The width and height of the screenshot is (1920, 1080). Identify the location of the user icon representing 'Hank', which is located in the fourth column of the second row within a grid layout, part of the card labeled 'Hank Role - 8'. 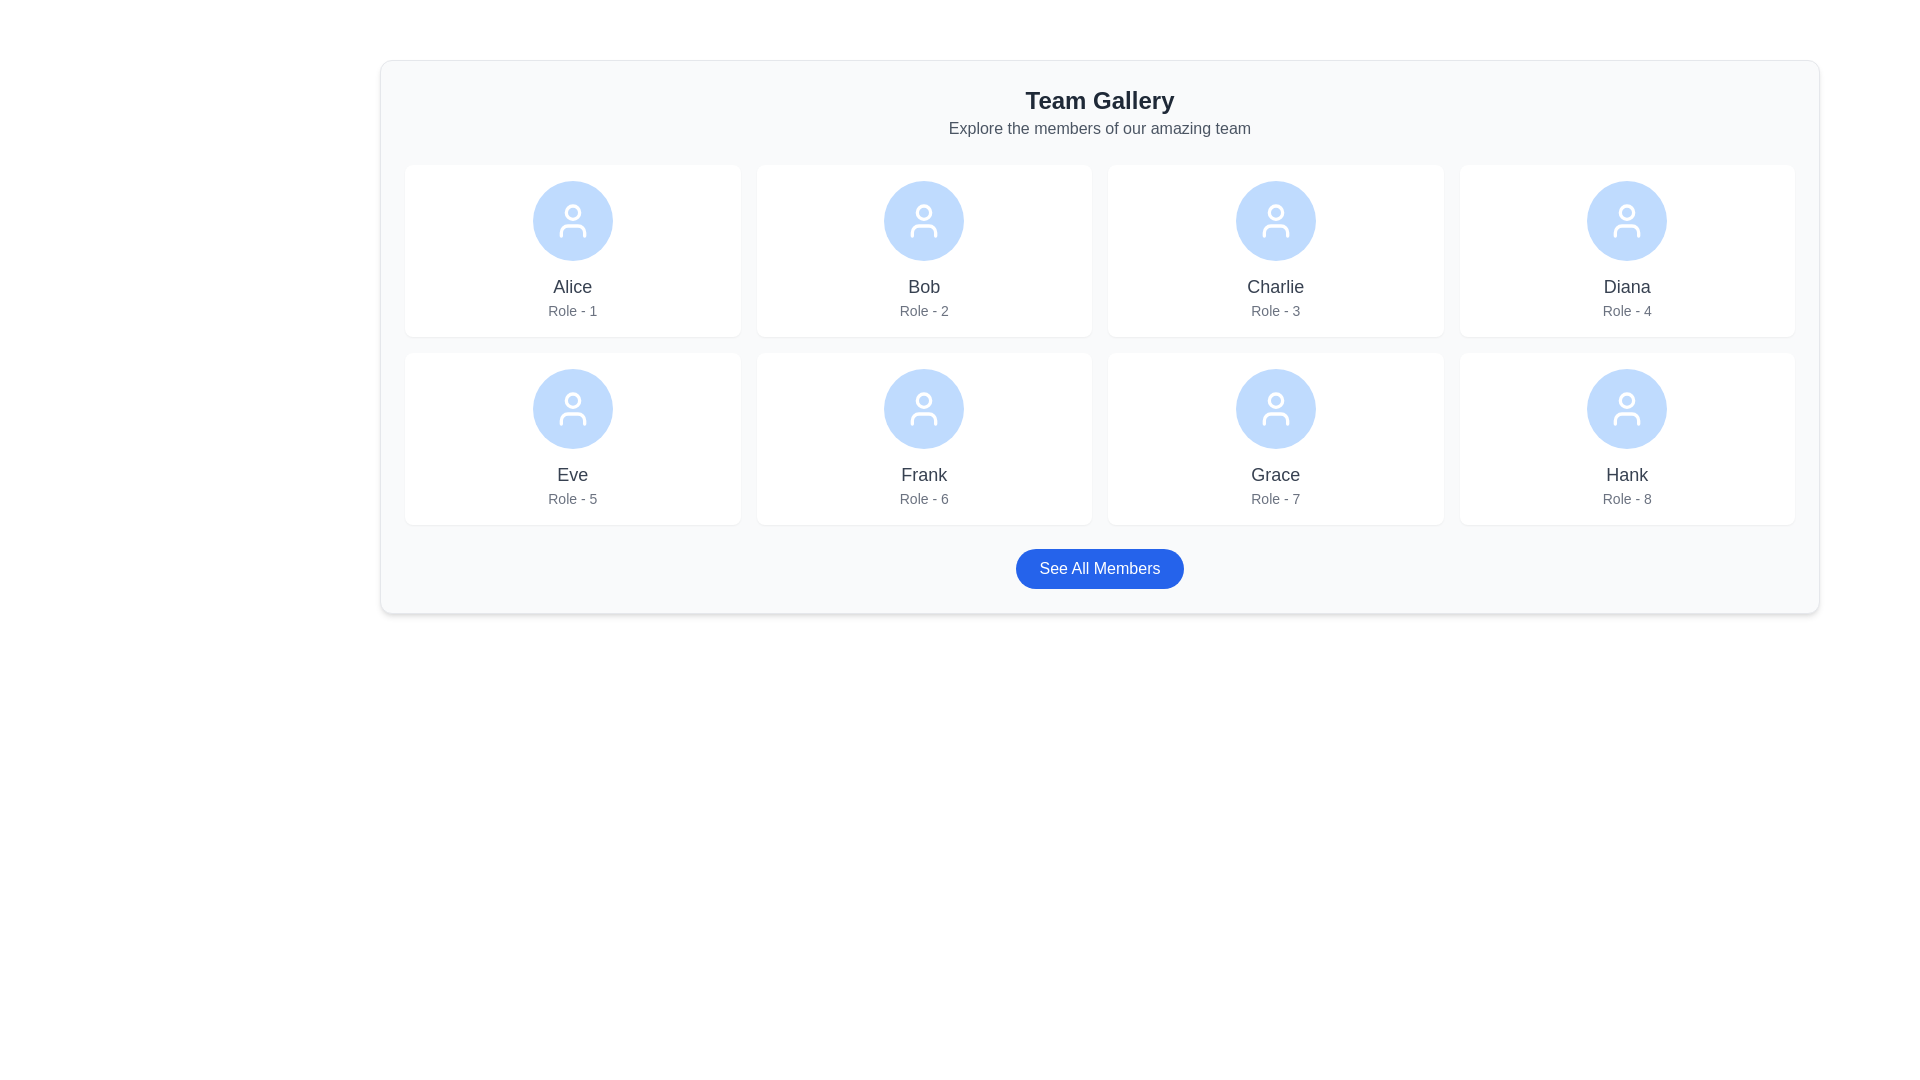
(1627, 407).